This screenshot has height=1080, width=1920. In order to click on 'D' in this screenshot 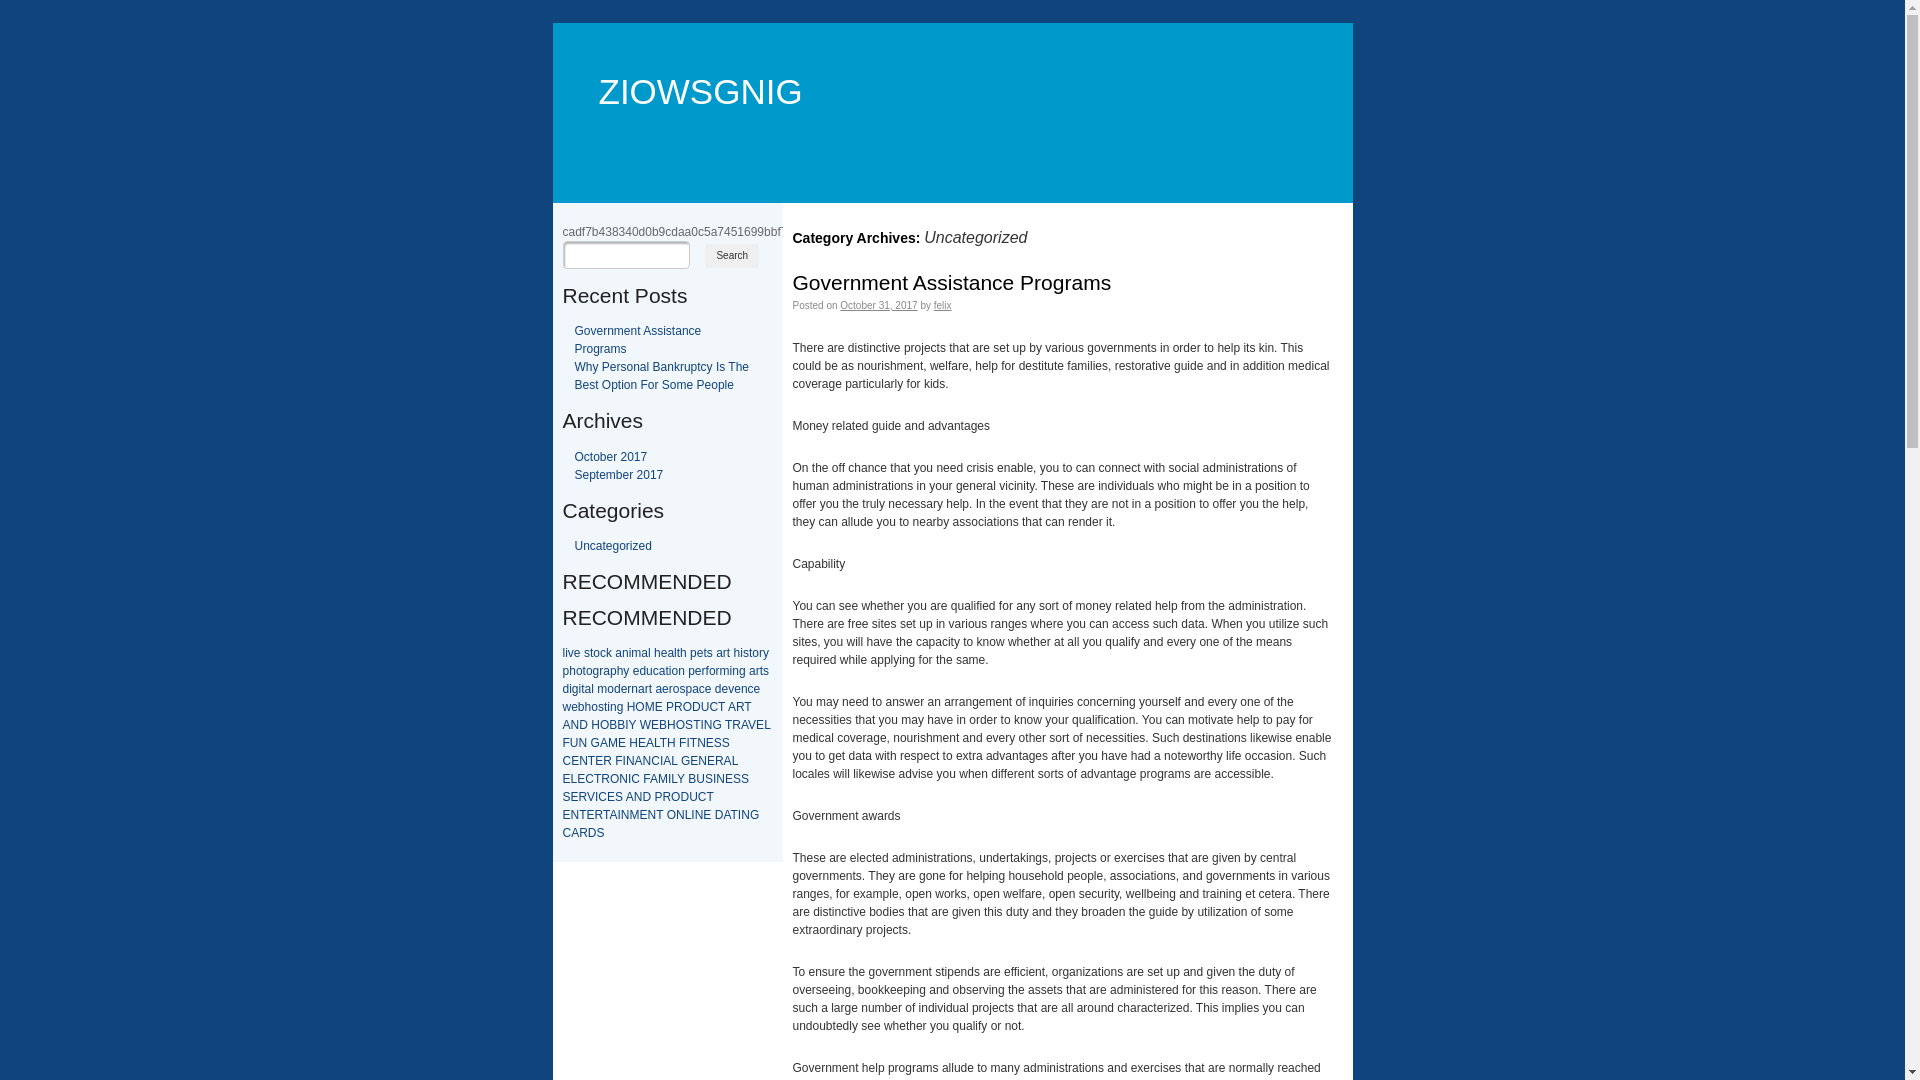, I will do `click(696, 705)`.